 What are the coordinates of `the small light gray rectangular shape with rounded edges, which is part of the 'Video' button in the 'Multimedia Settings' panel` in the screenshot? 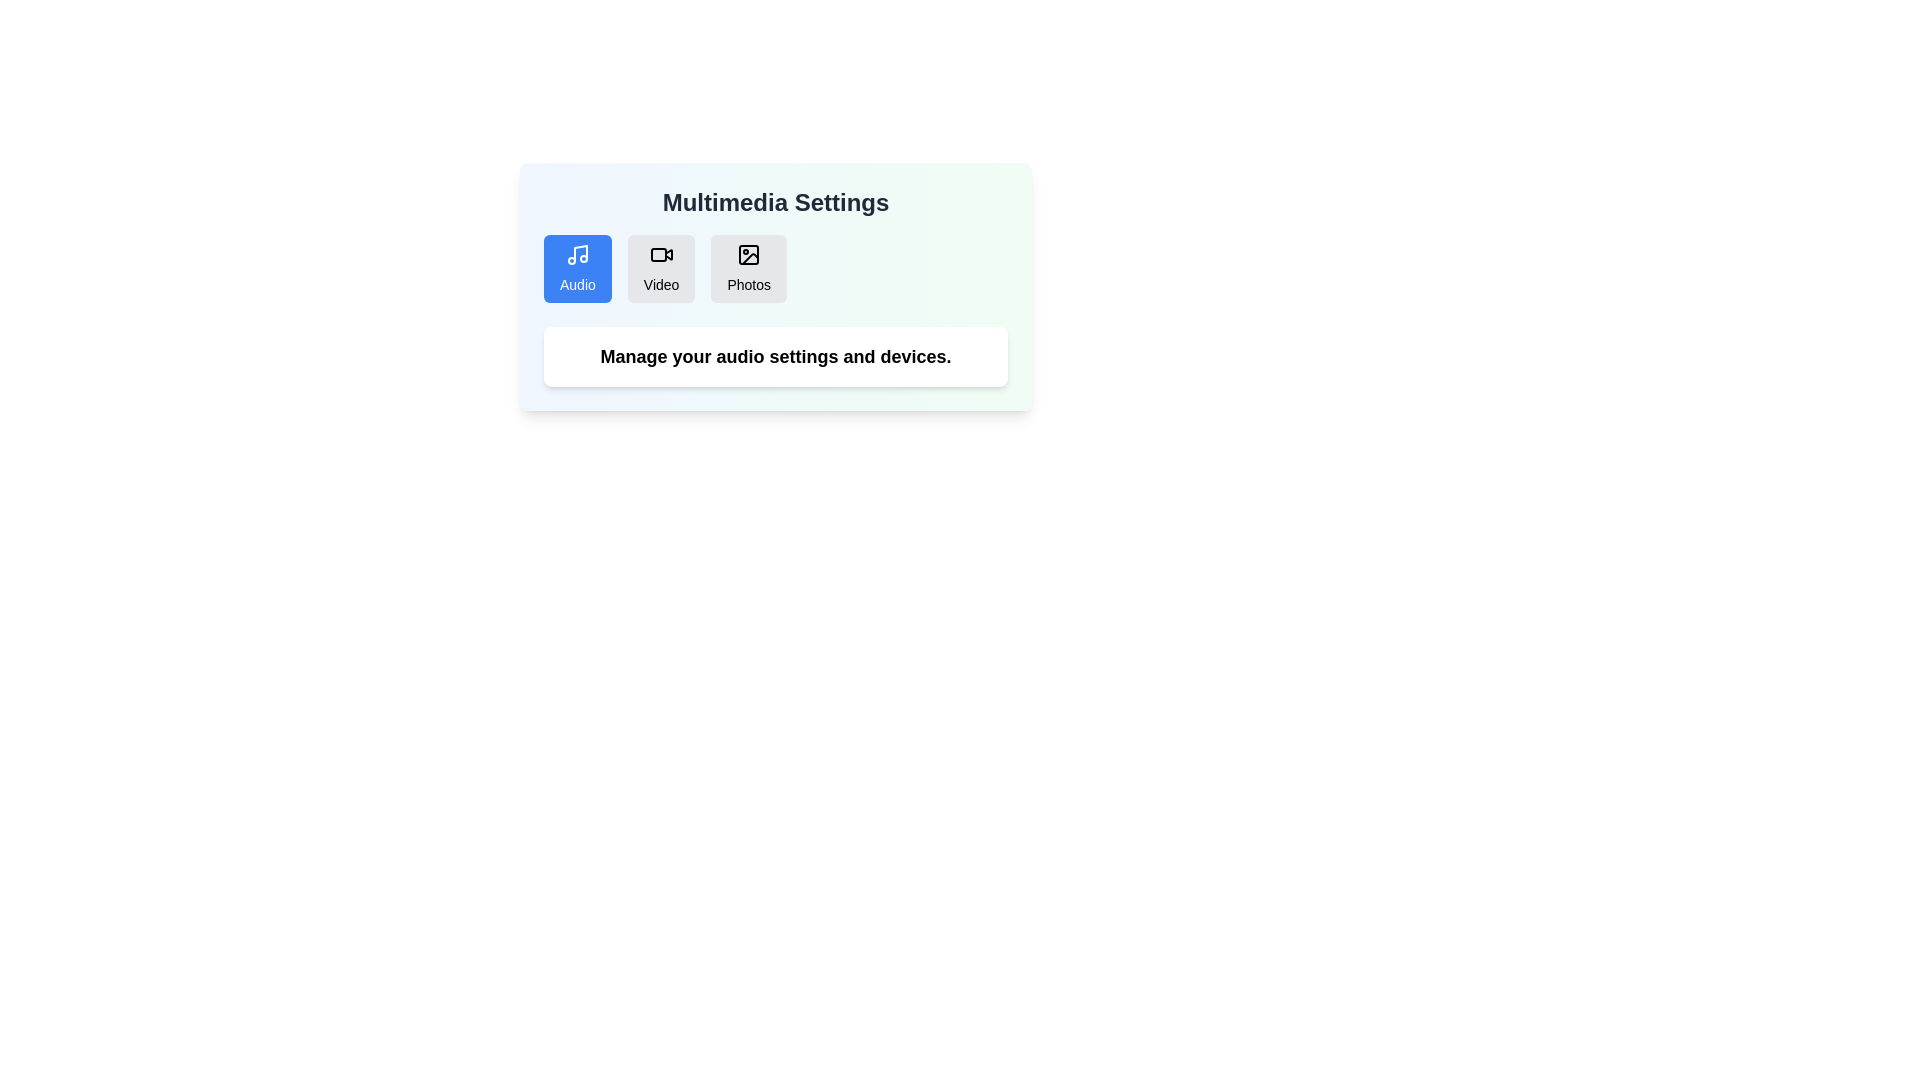 It's located at (658, 253).